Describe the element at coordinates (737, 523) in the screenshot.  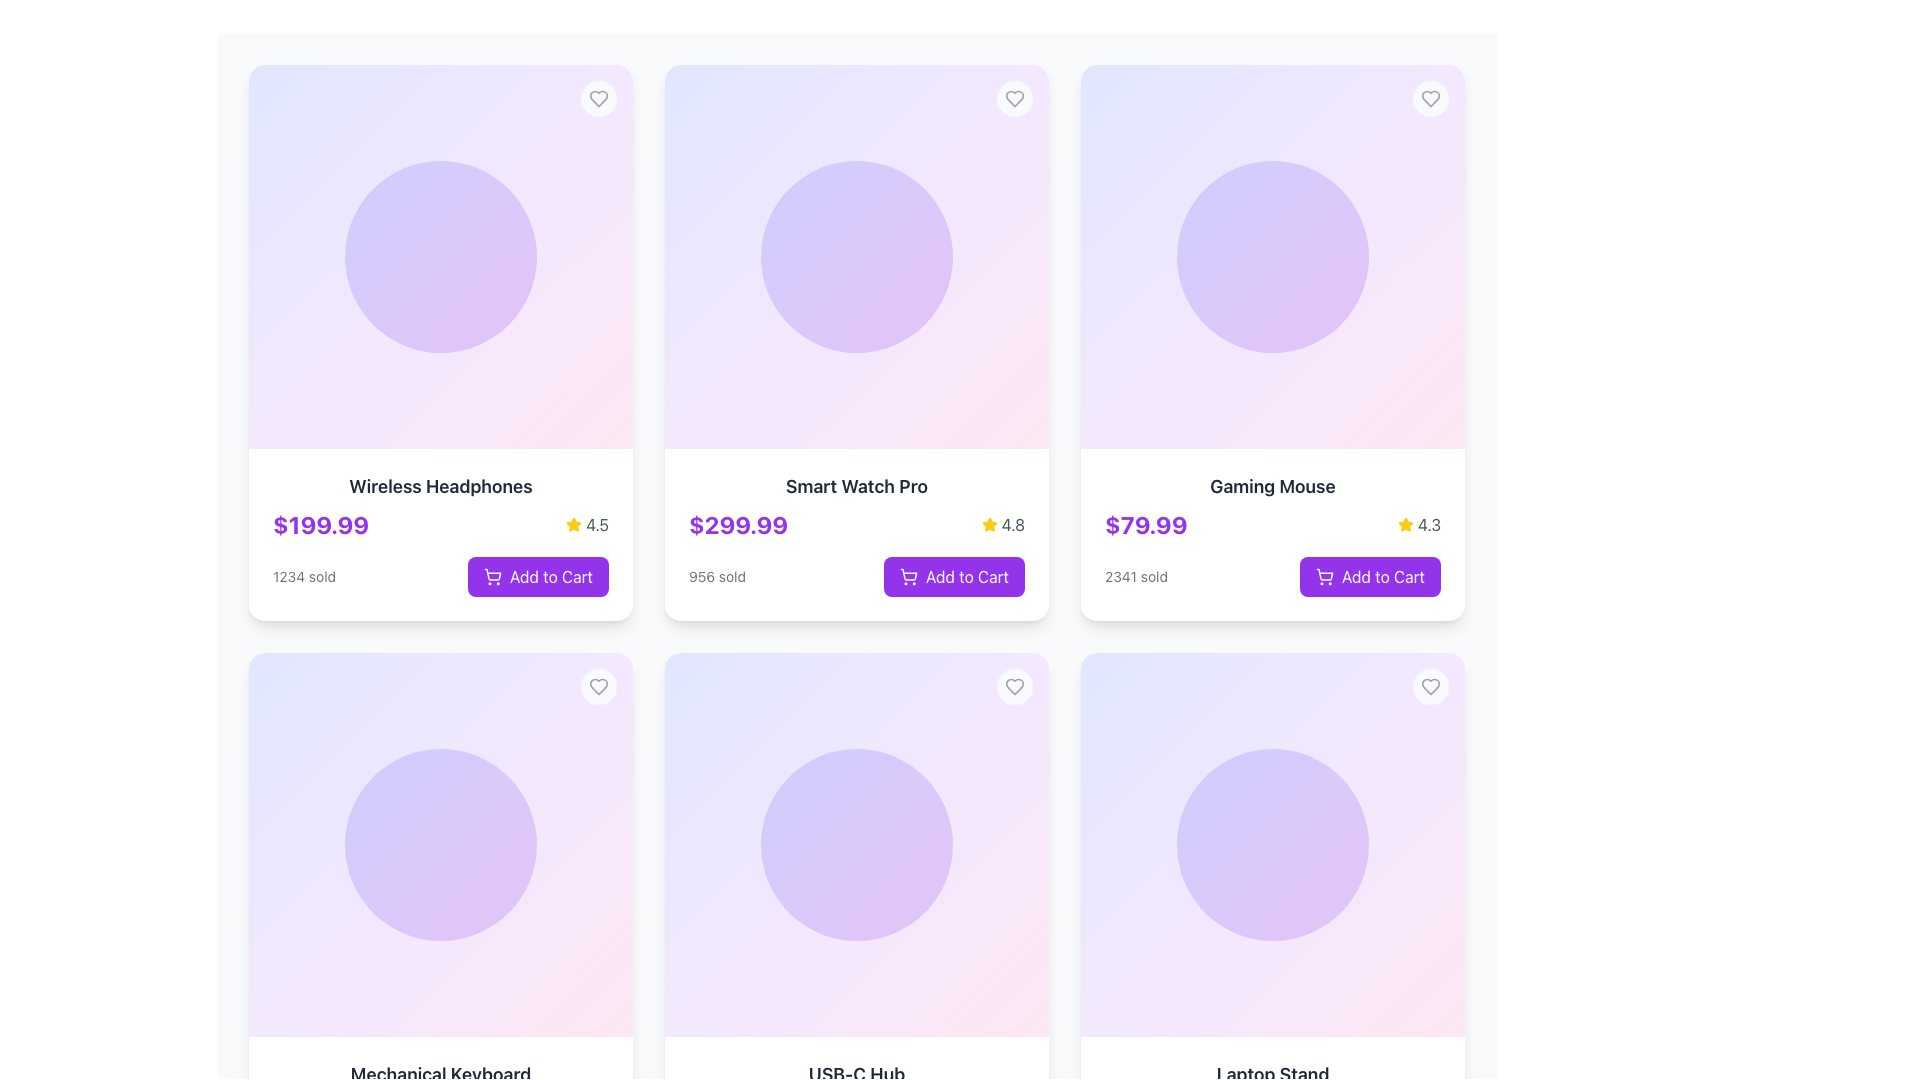
I see `price displayed in the bold purple text label showing '$299.99' located in the product card for 'Smart Watch Pro'` at that location.